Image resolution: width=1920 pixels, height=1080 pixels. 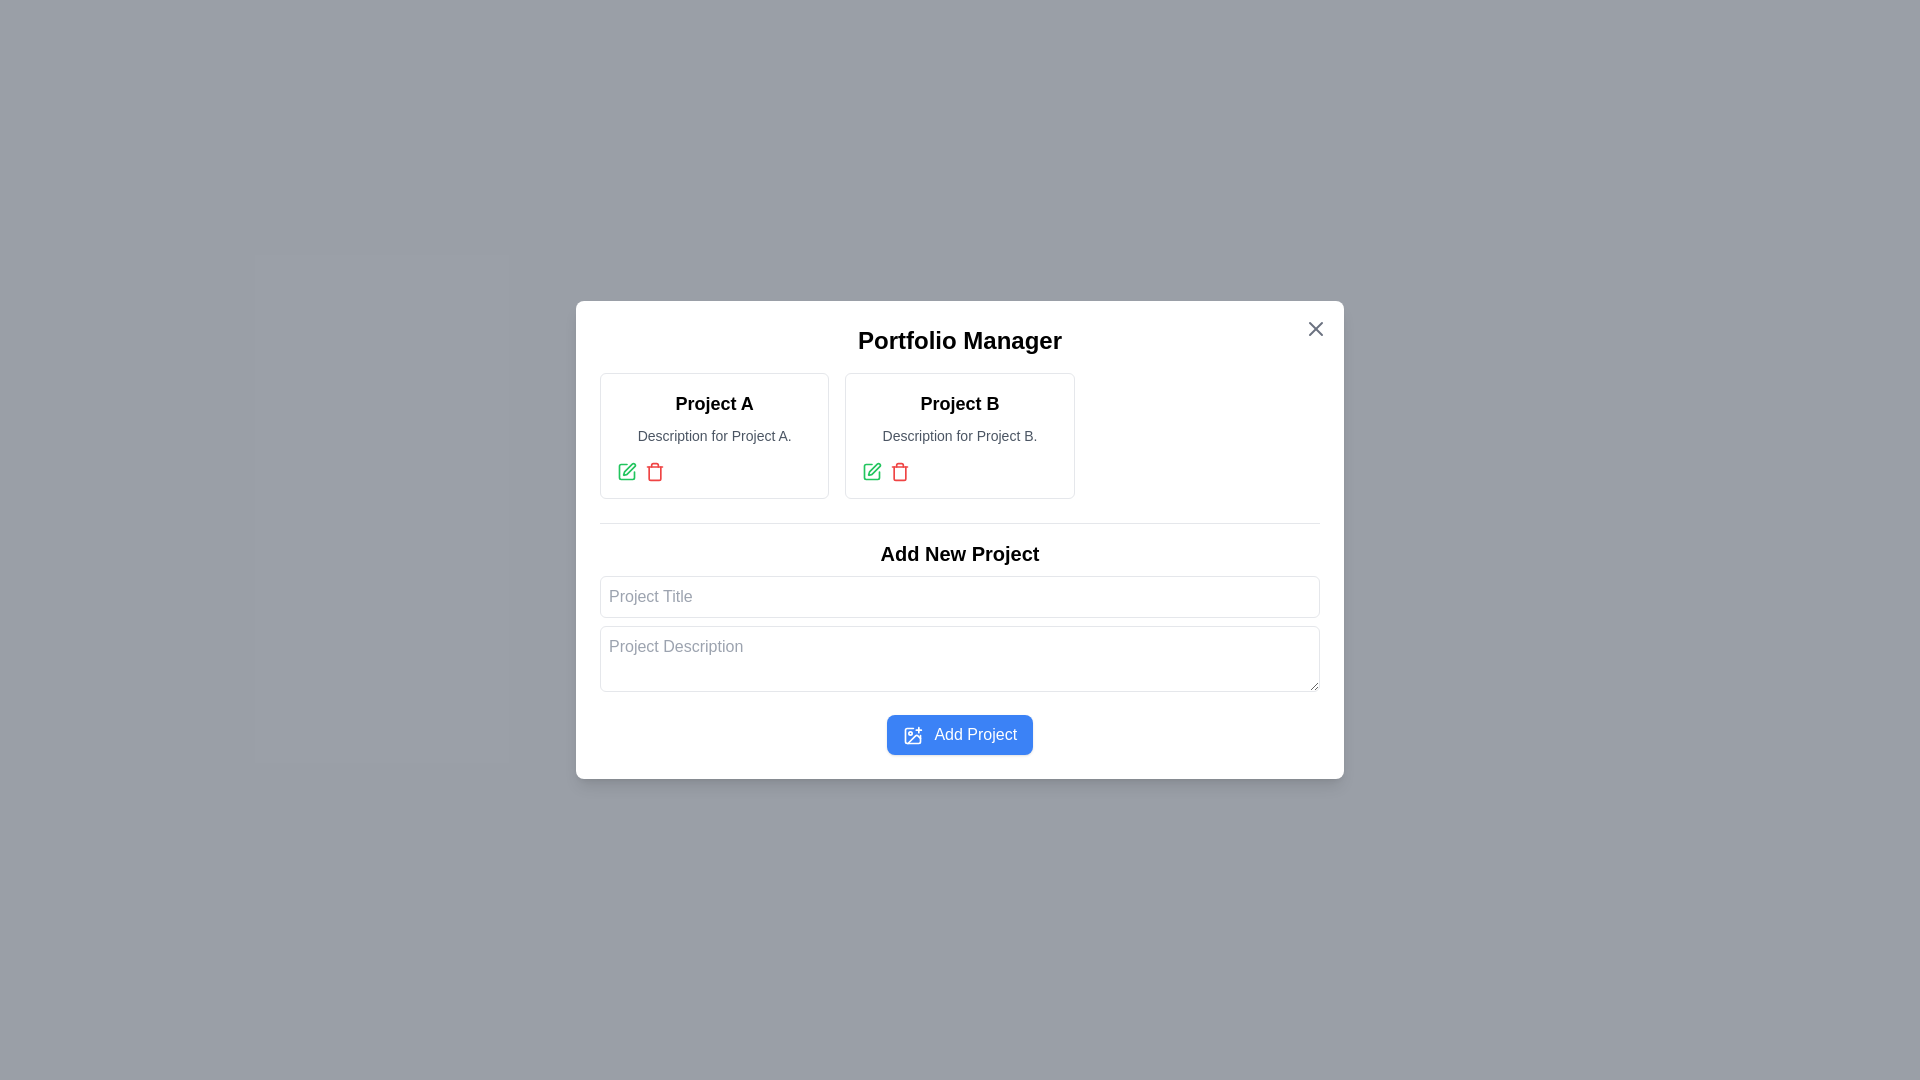 What do you see at coordinates (911, 735) in the screenshot?
I see `the plus icon on the left side of the 'Add Project' button, which has a blue background and white text, located at the bottom-center of the modal window` at bounding box center [911, 735].